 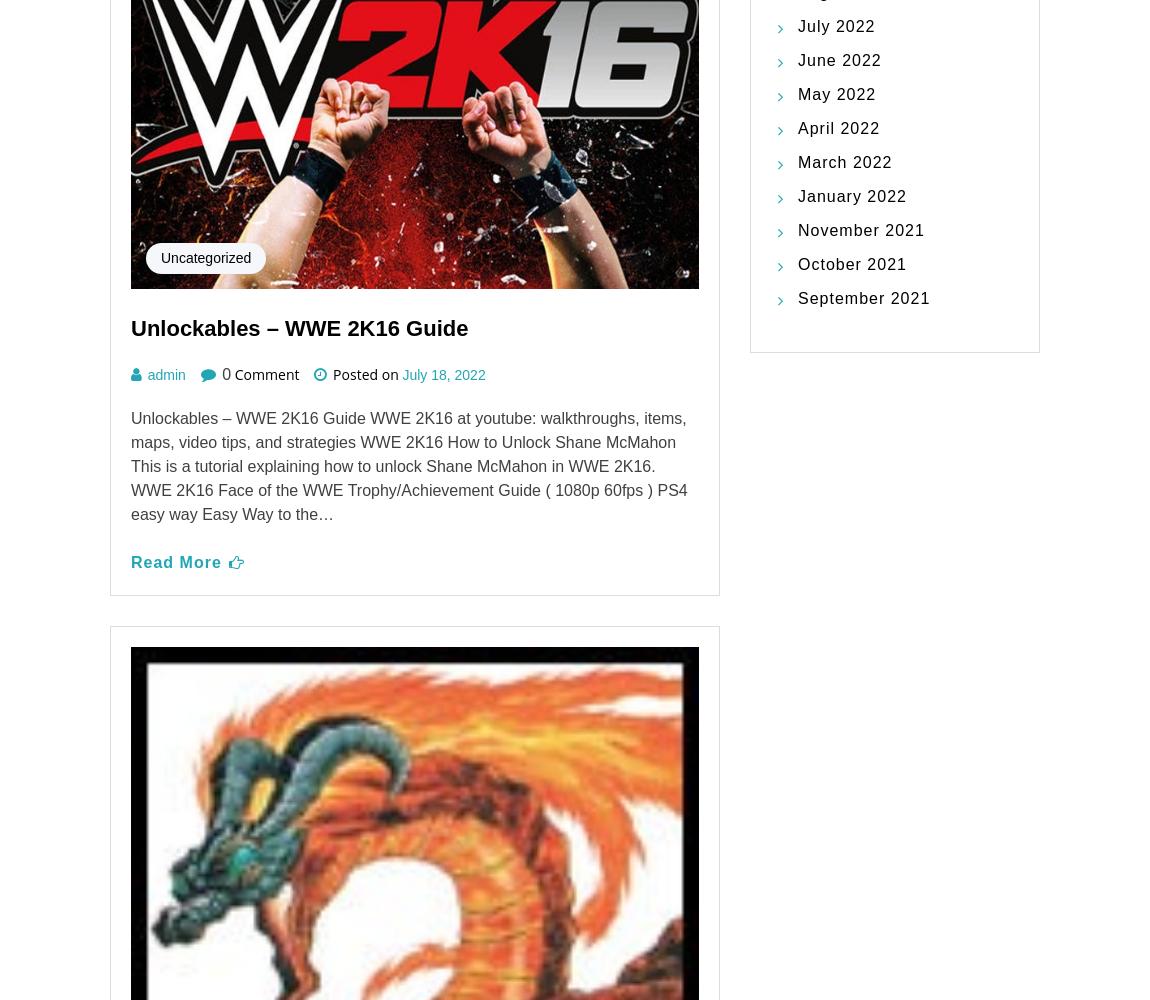 I want to click on 'Next »', so click(x=485, y=870).